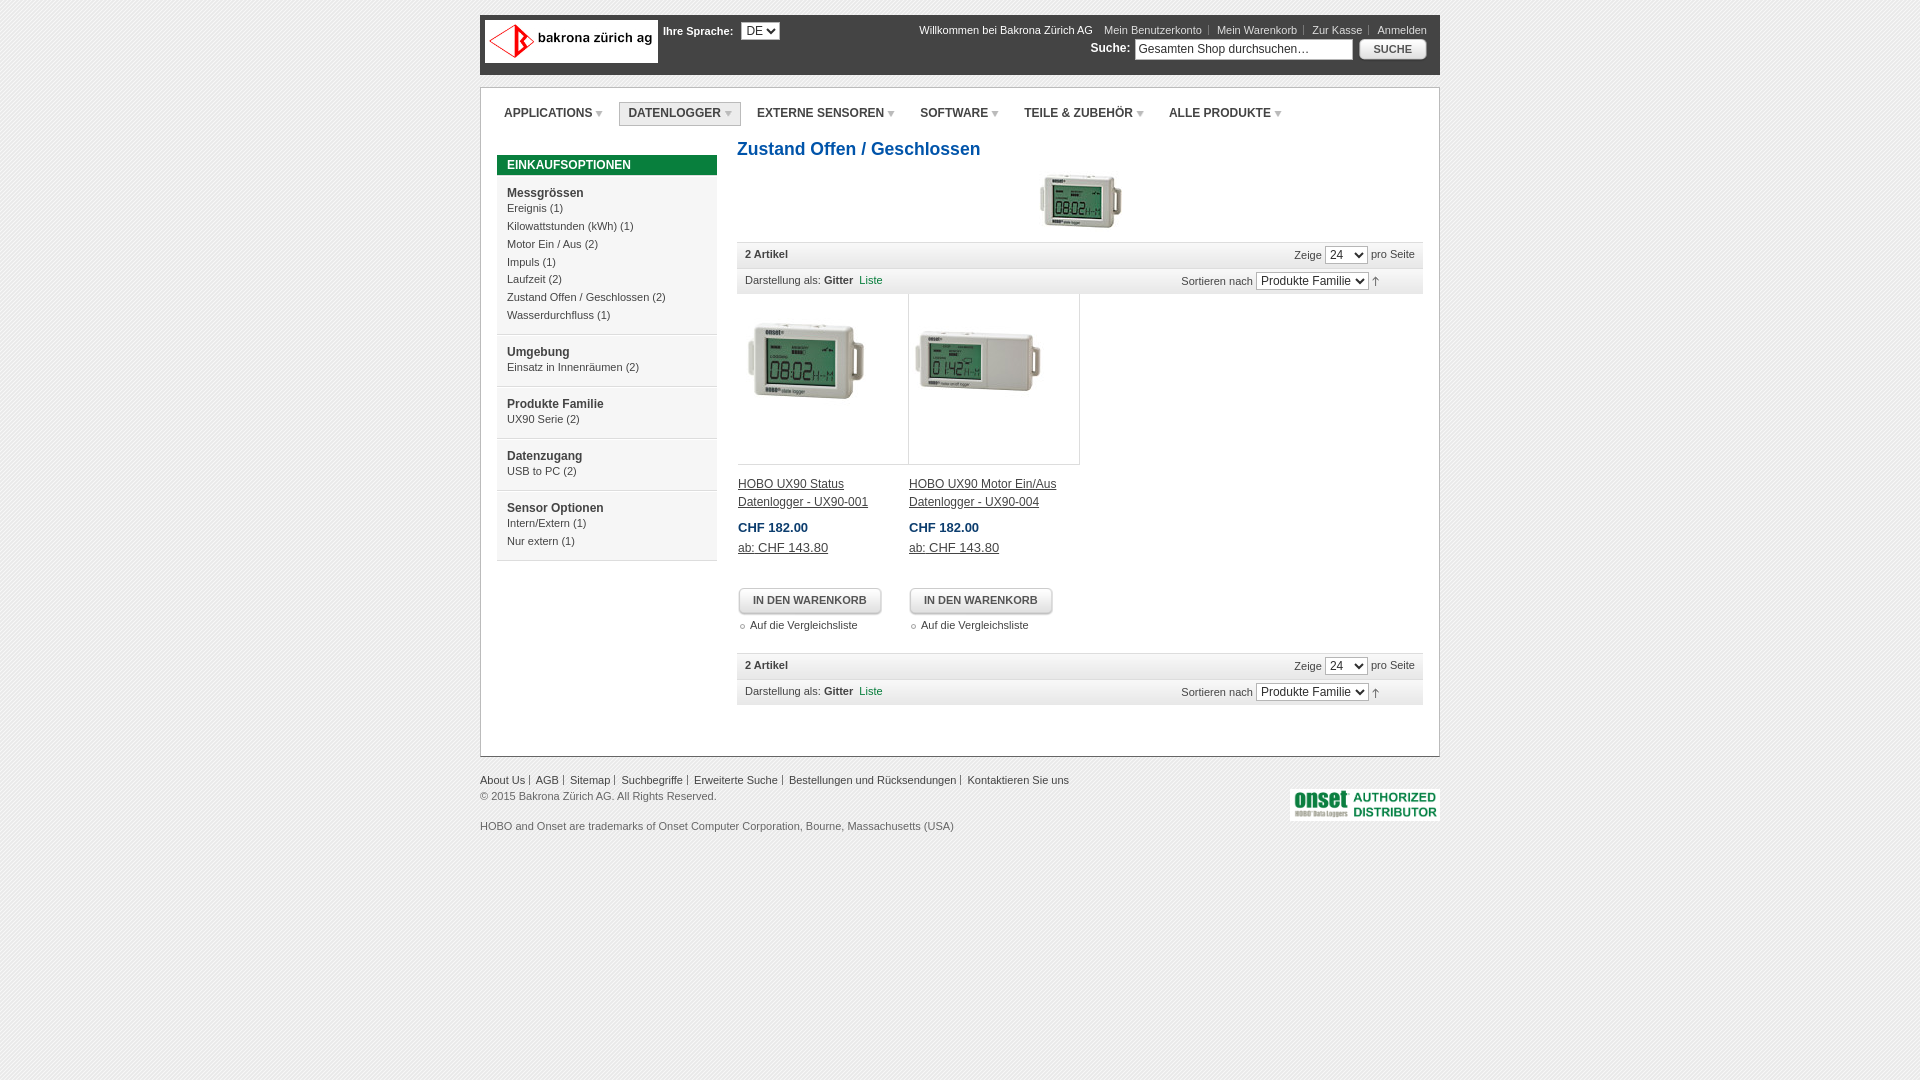 Image resolution: width=1920 pixels, height=1080 pixels. I want to click on 'Auf die Vergleichsliste', so click(974, 623).